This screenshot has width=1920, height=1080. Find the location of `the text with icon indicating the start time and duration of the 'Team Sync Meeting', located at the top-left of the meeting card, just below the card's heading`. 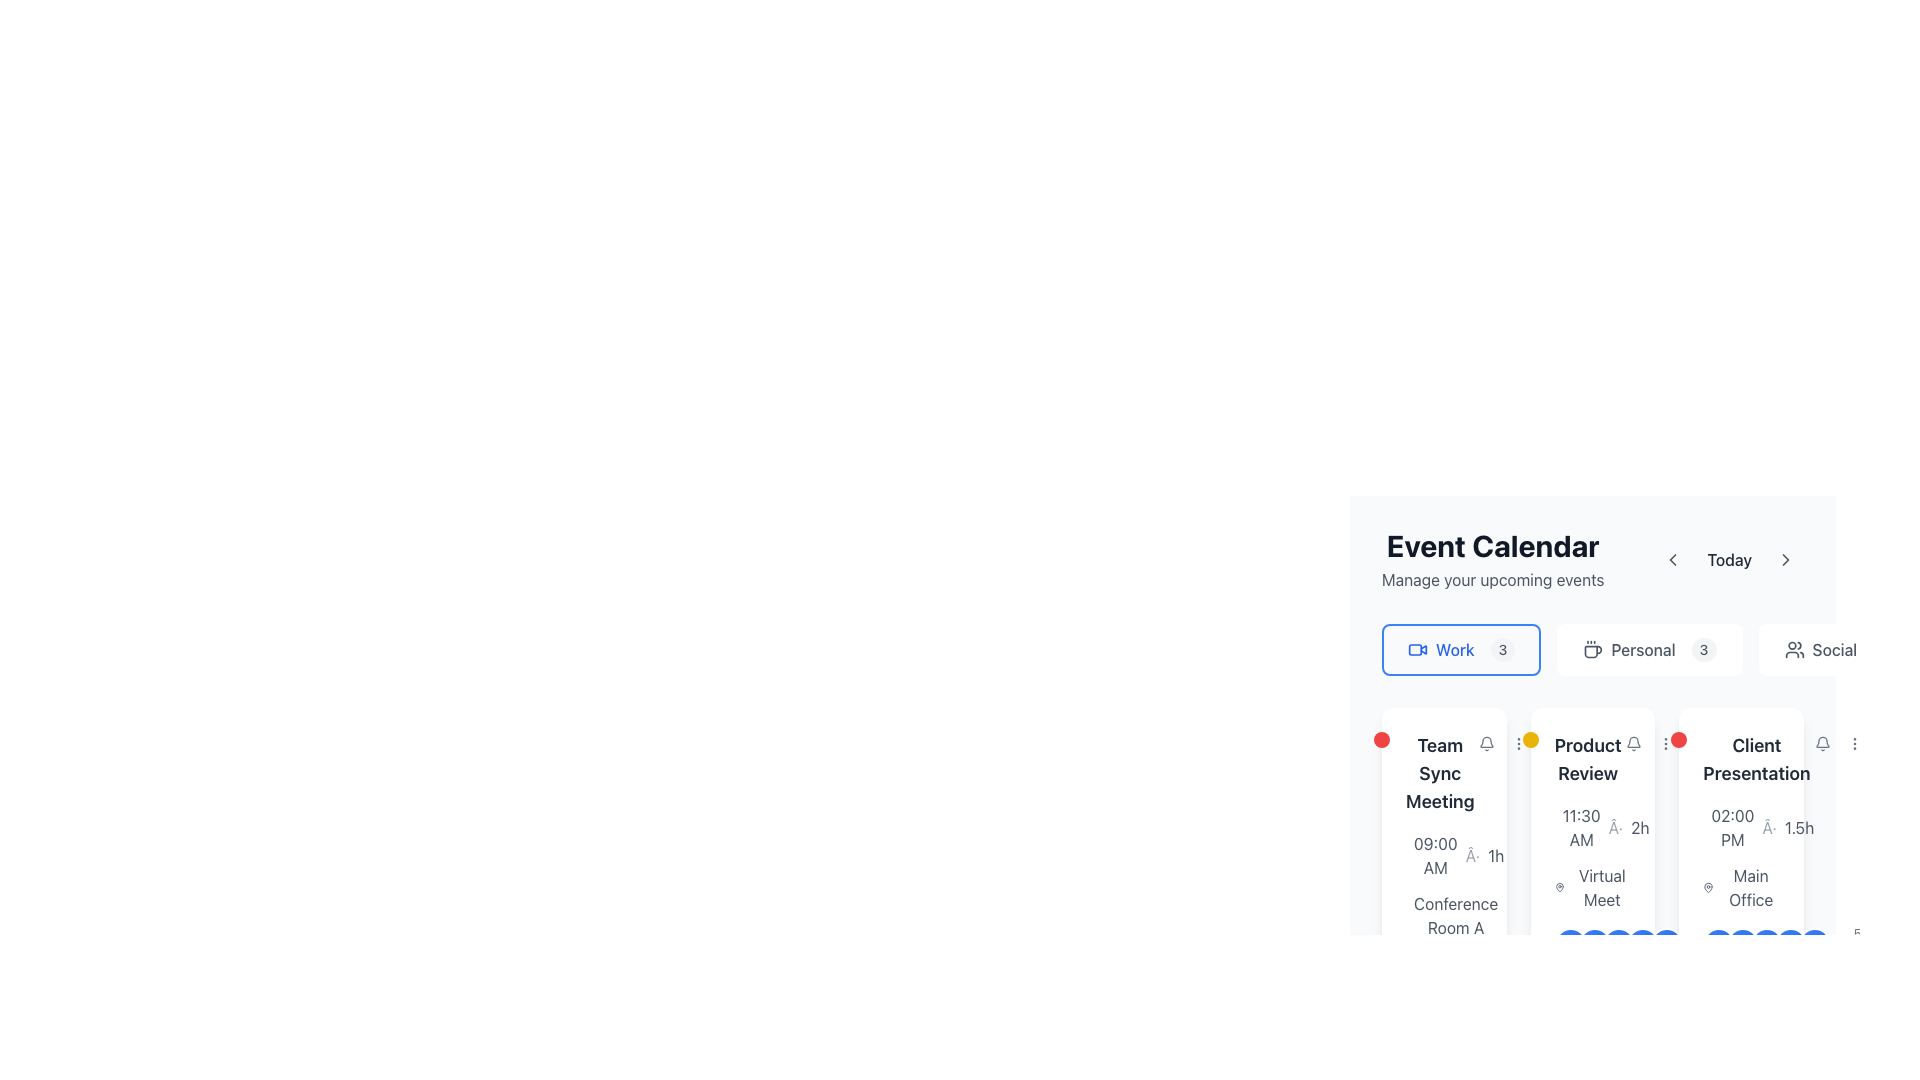

the text with icon indicating the start time and duration of the 'Team Sync Meeting', located at the top-left of the meeting card, just below the card's heading is located at coordinates (1444, 855).